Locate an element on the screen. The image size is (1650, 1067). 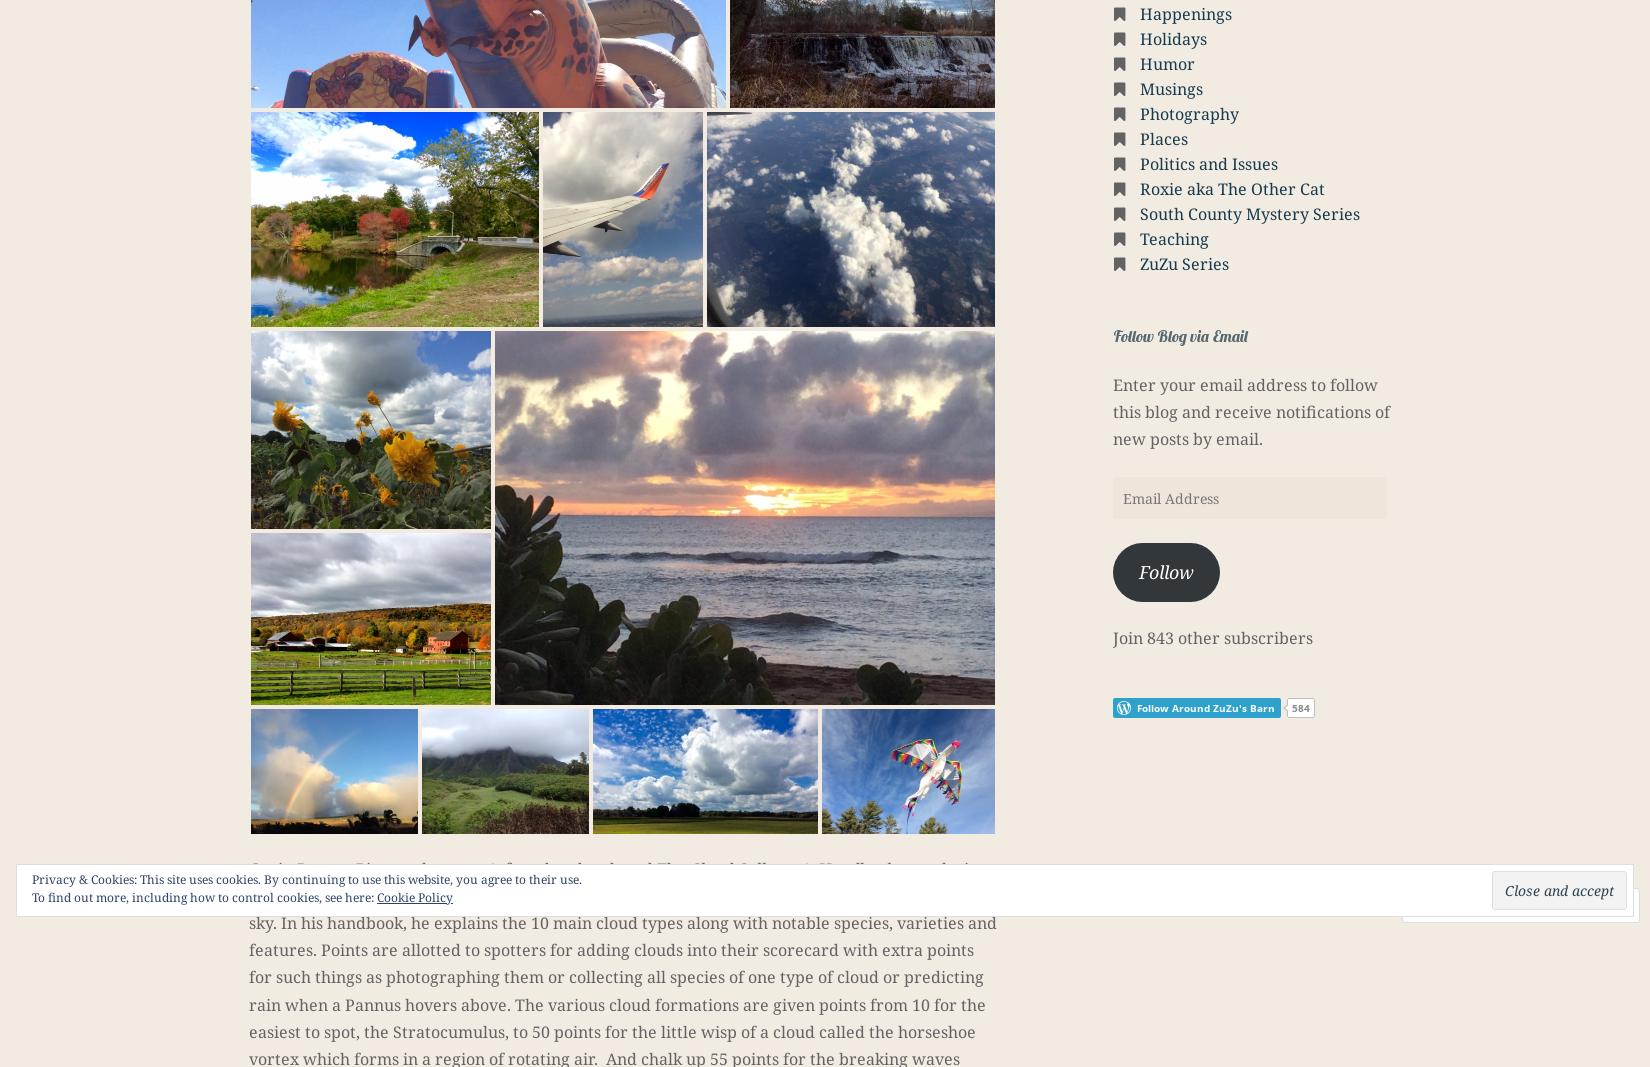
'ZuZu Series' is located at coordinates (1184, 263).